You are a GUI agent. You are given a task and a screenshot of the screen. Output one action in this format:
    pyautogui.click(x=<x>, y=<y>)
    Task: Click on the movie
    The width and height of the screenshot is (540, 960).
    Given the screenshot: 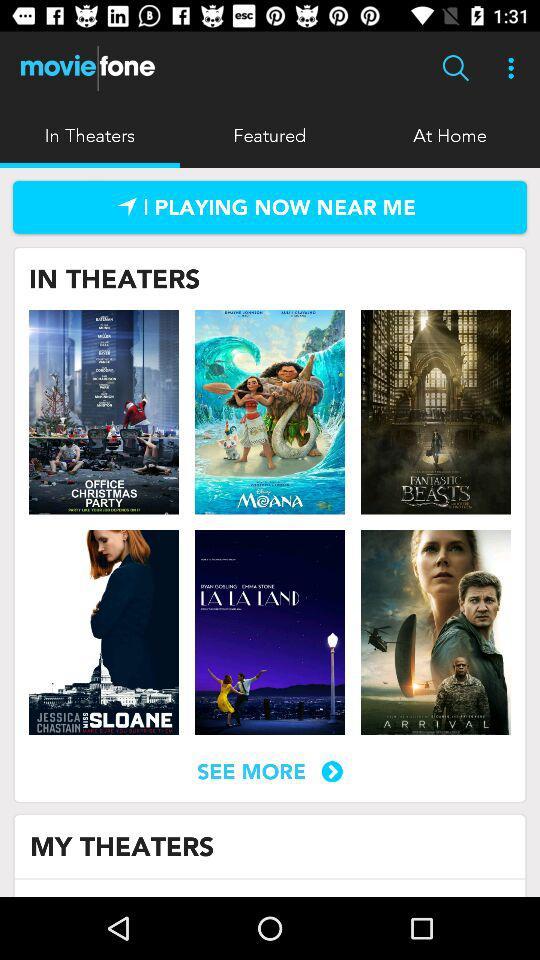 What is the action you would take?
    pyautogui.click(x=270, y=411)
    